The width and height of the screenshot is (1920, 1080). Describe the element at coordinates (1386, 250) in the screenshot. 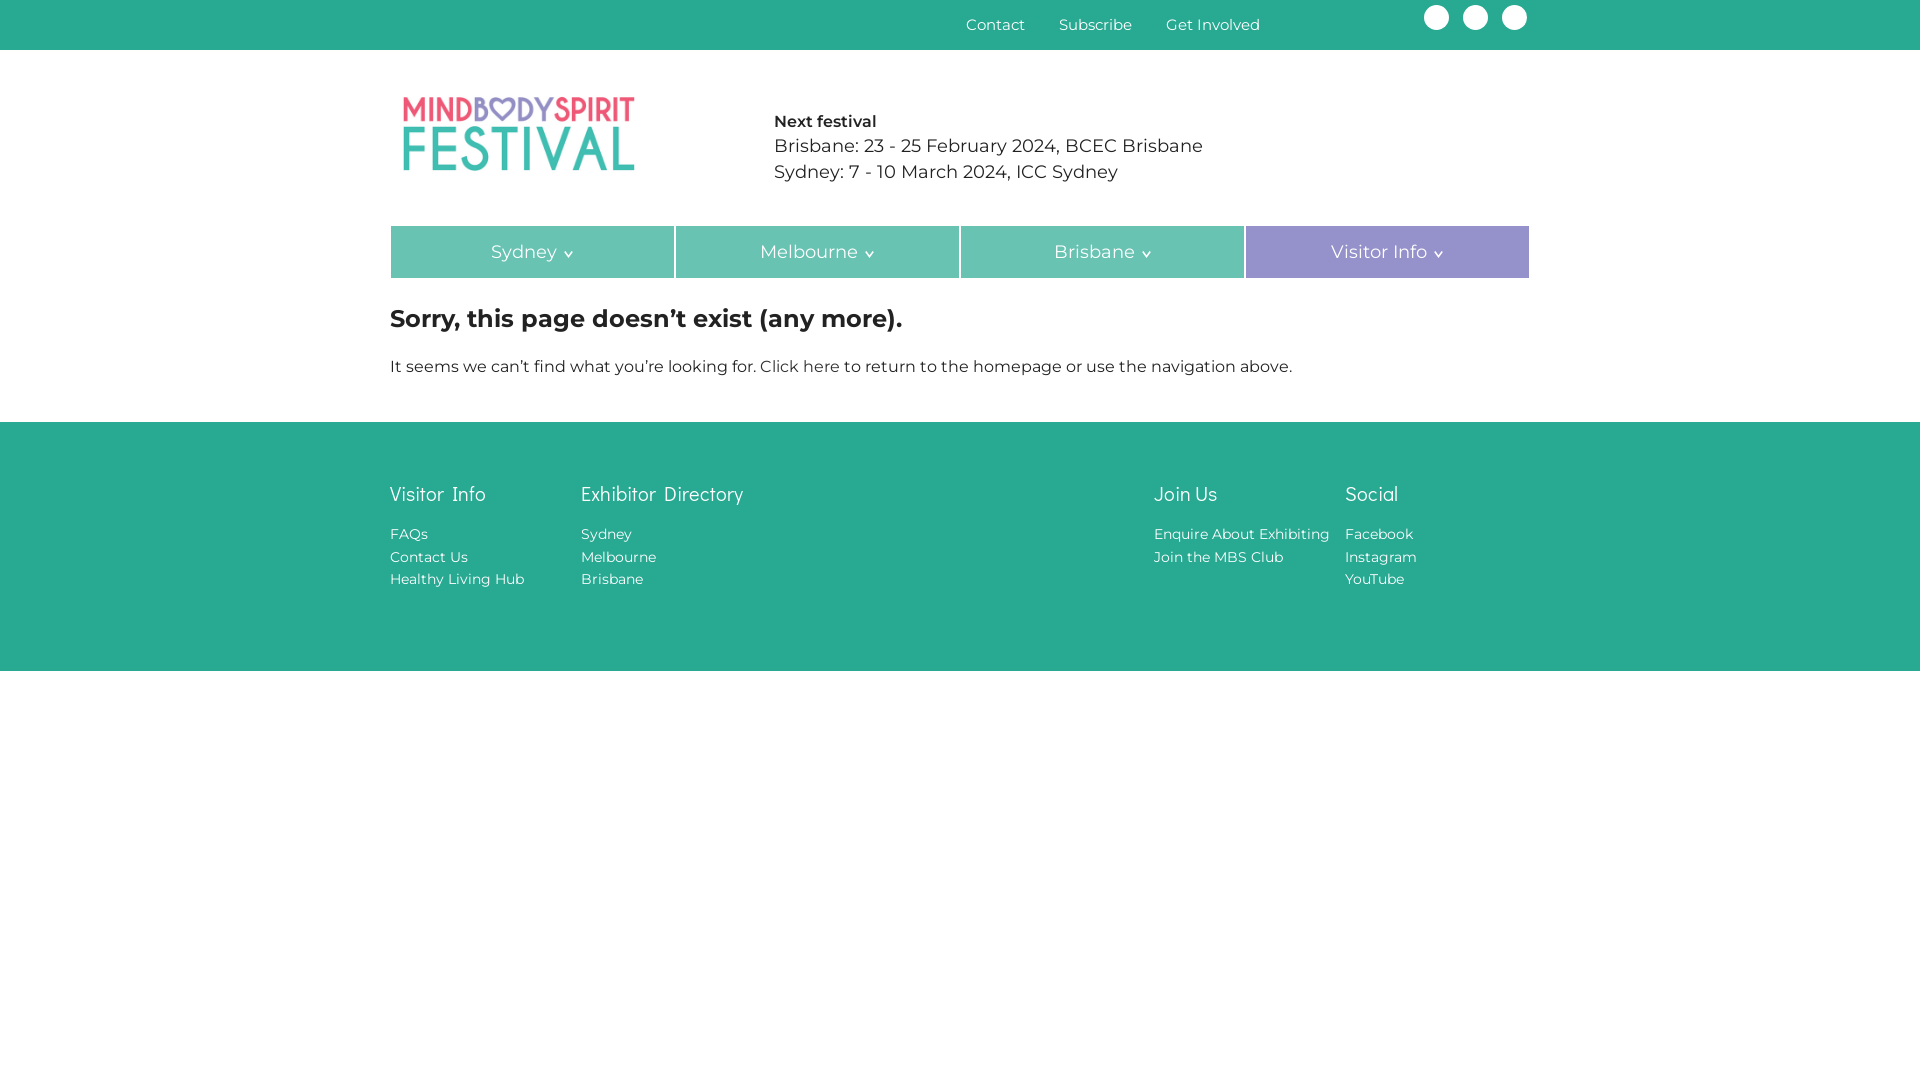

I see `'Visitor Info'` at that location.